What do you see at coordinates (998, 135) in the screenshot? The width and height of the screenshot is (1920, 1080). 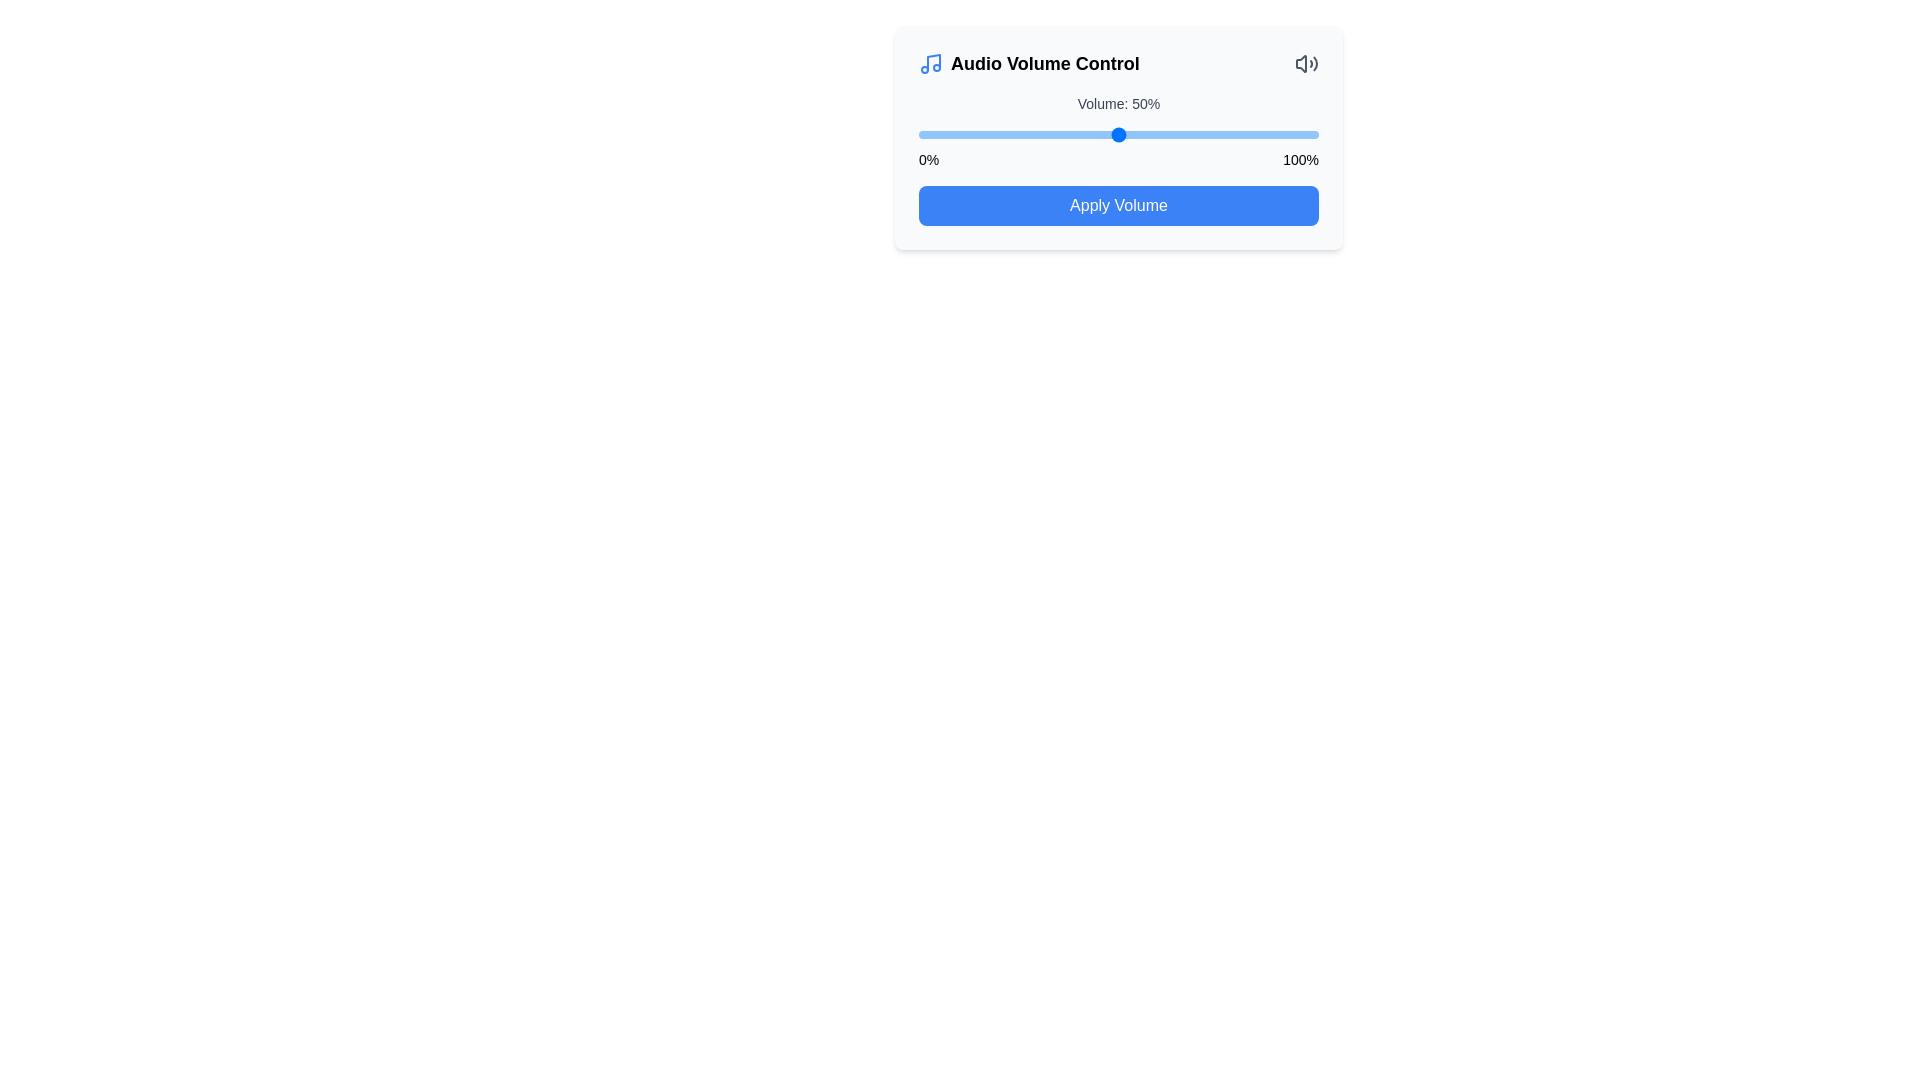 I see `the volume` at bounding box center [998, 135].